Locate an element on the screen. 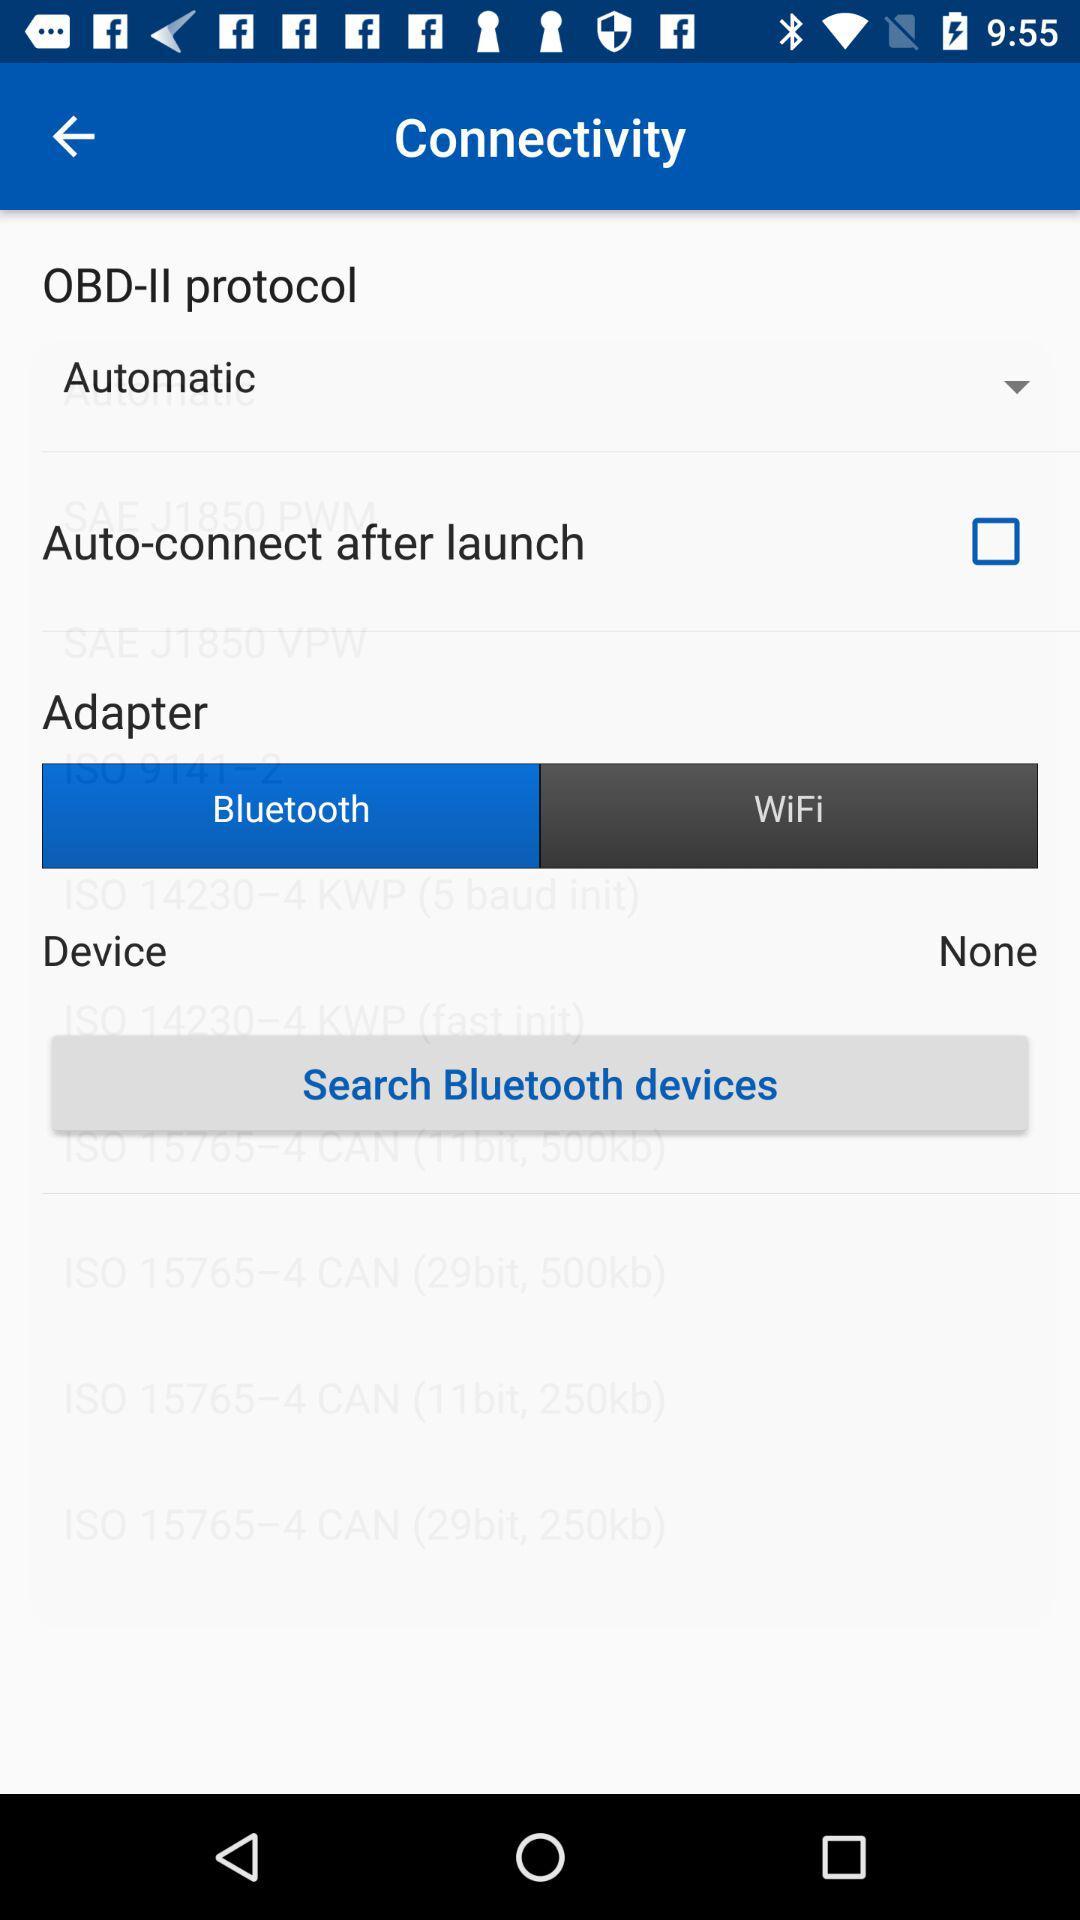  the item next to auto connect after icon is located at coordinates (995, 541).